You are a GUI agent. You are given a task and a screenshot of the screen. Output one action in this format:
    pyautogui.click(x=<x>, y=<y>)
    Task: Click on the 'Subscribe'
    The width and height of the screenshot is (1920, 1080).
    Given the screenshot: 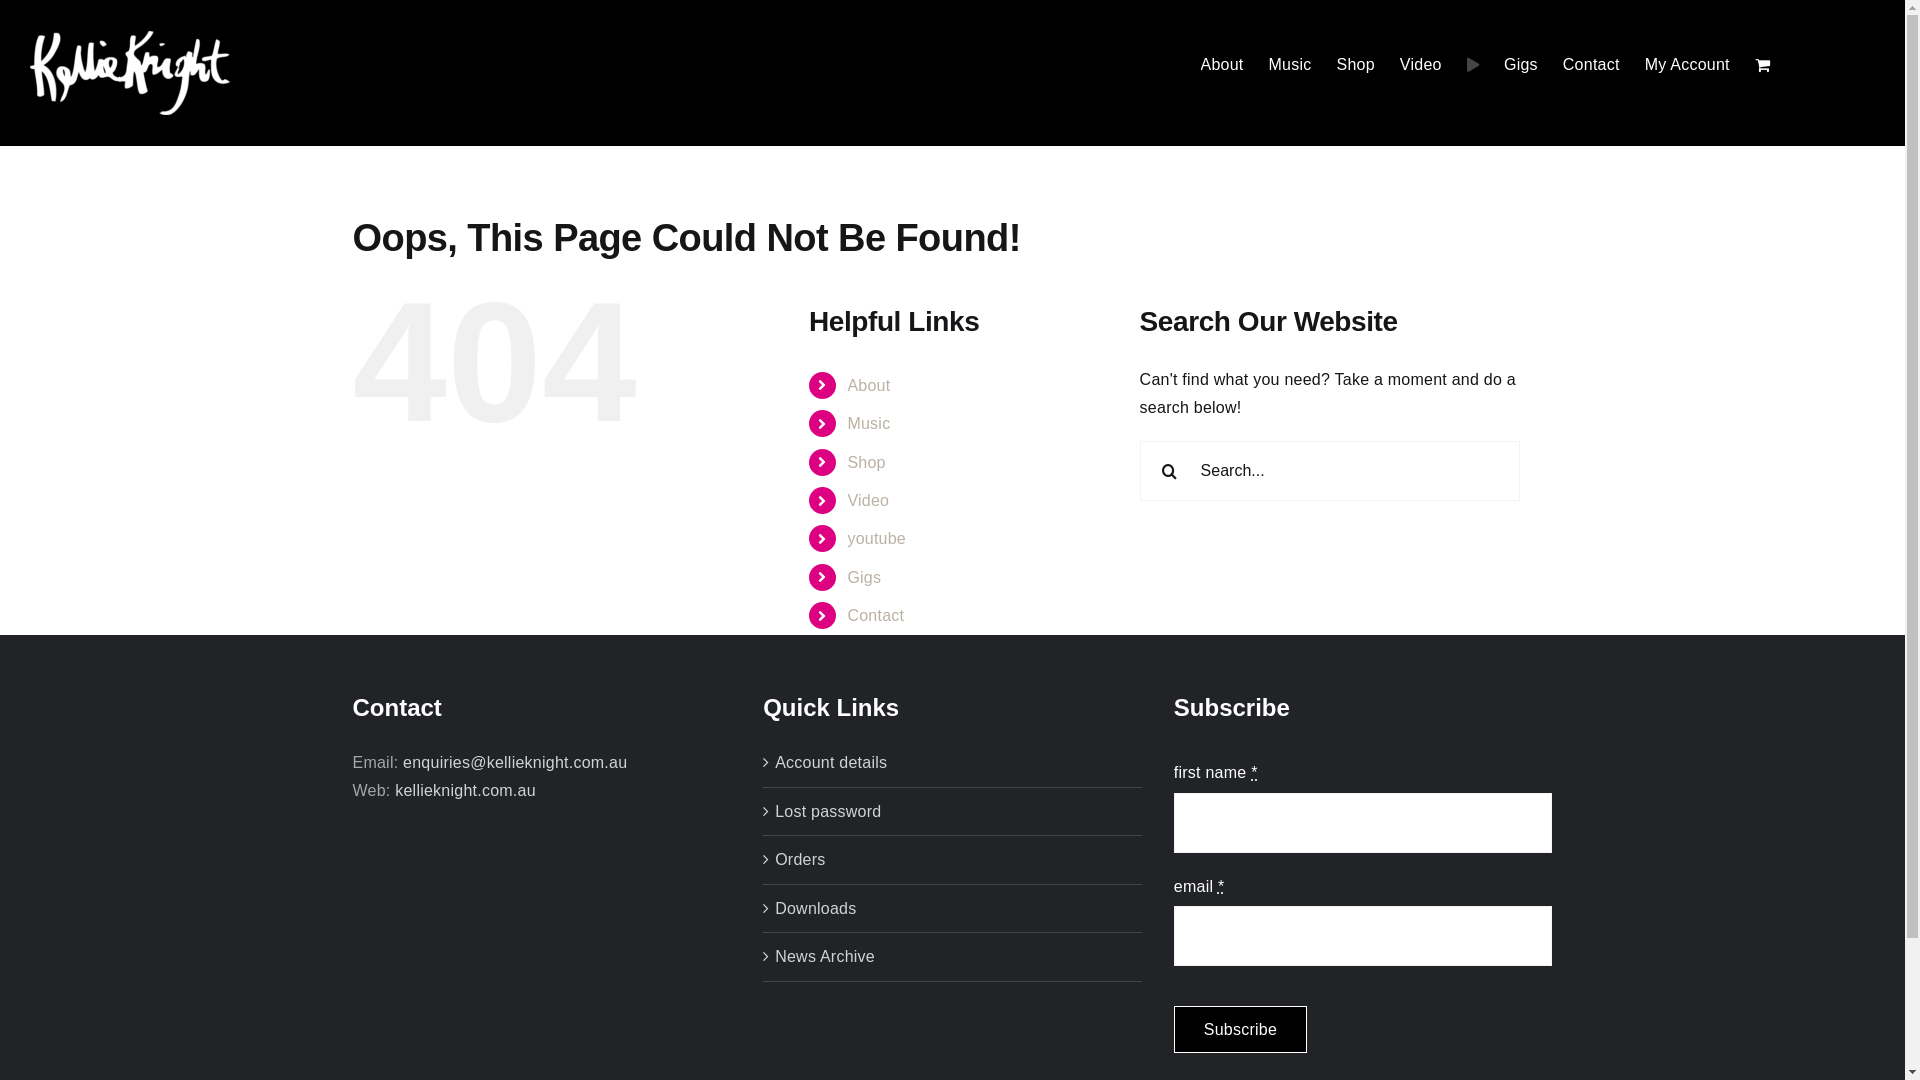 What is the action you would take?
    pyautogui.click(x=1239, y=1029)
    